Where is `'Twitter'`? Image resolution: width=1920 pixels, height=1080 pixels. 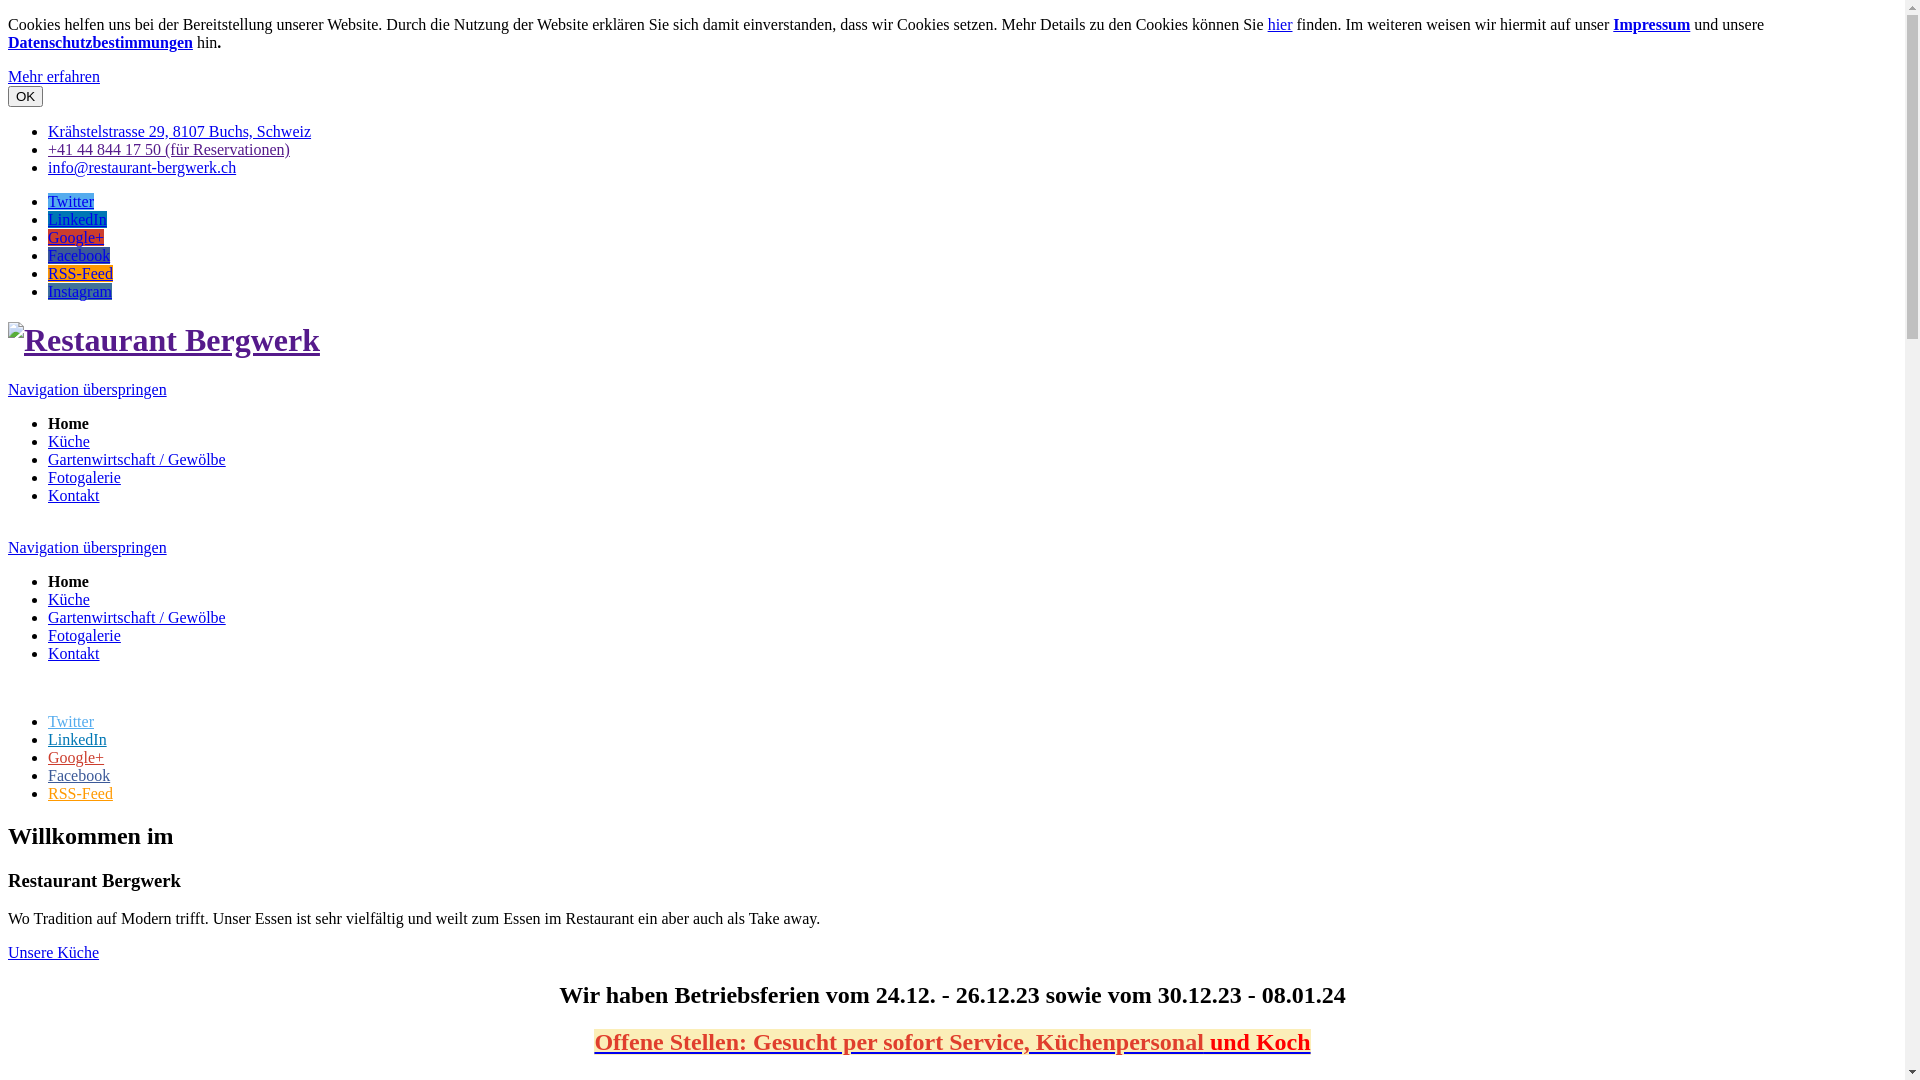
'Twitter' is located at coordinates (71, 201).